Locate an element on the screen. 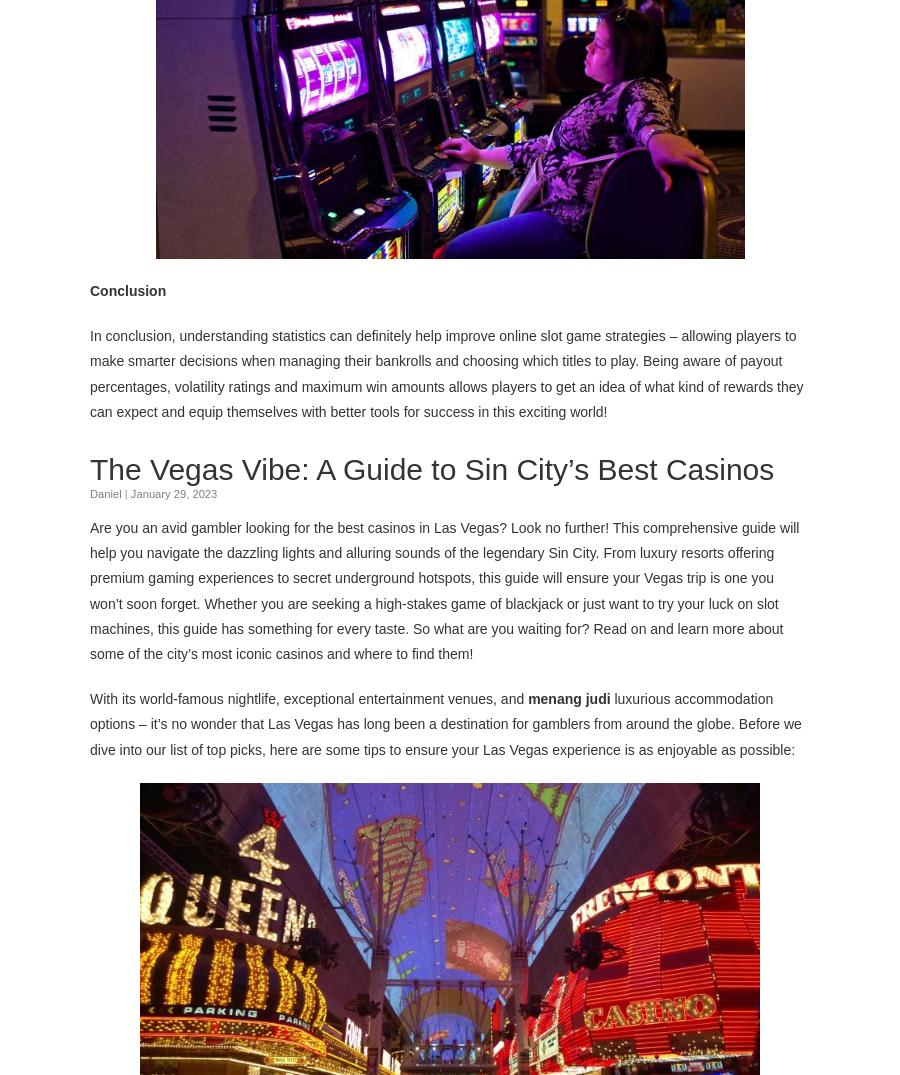  'luxurious accommodation options – it’s no wonder that Las Vegas has long been a destination for gamblers from around the globe. Before we dive into our list of top picks, here are some tips to ensure your Las Vegas experience is as enjoyable as possible:' is located at coordinates (445, 722).